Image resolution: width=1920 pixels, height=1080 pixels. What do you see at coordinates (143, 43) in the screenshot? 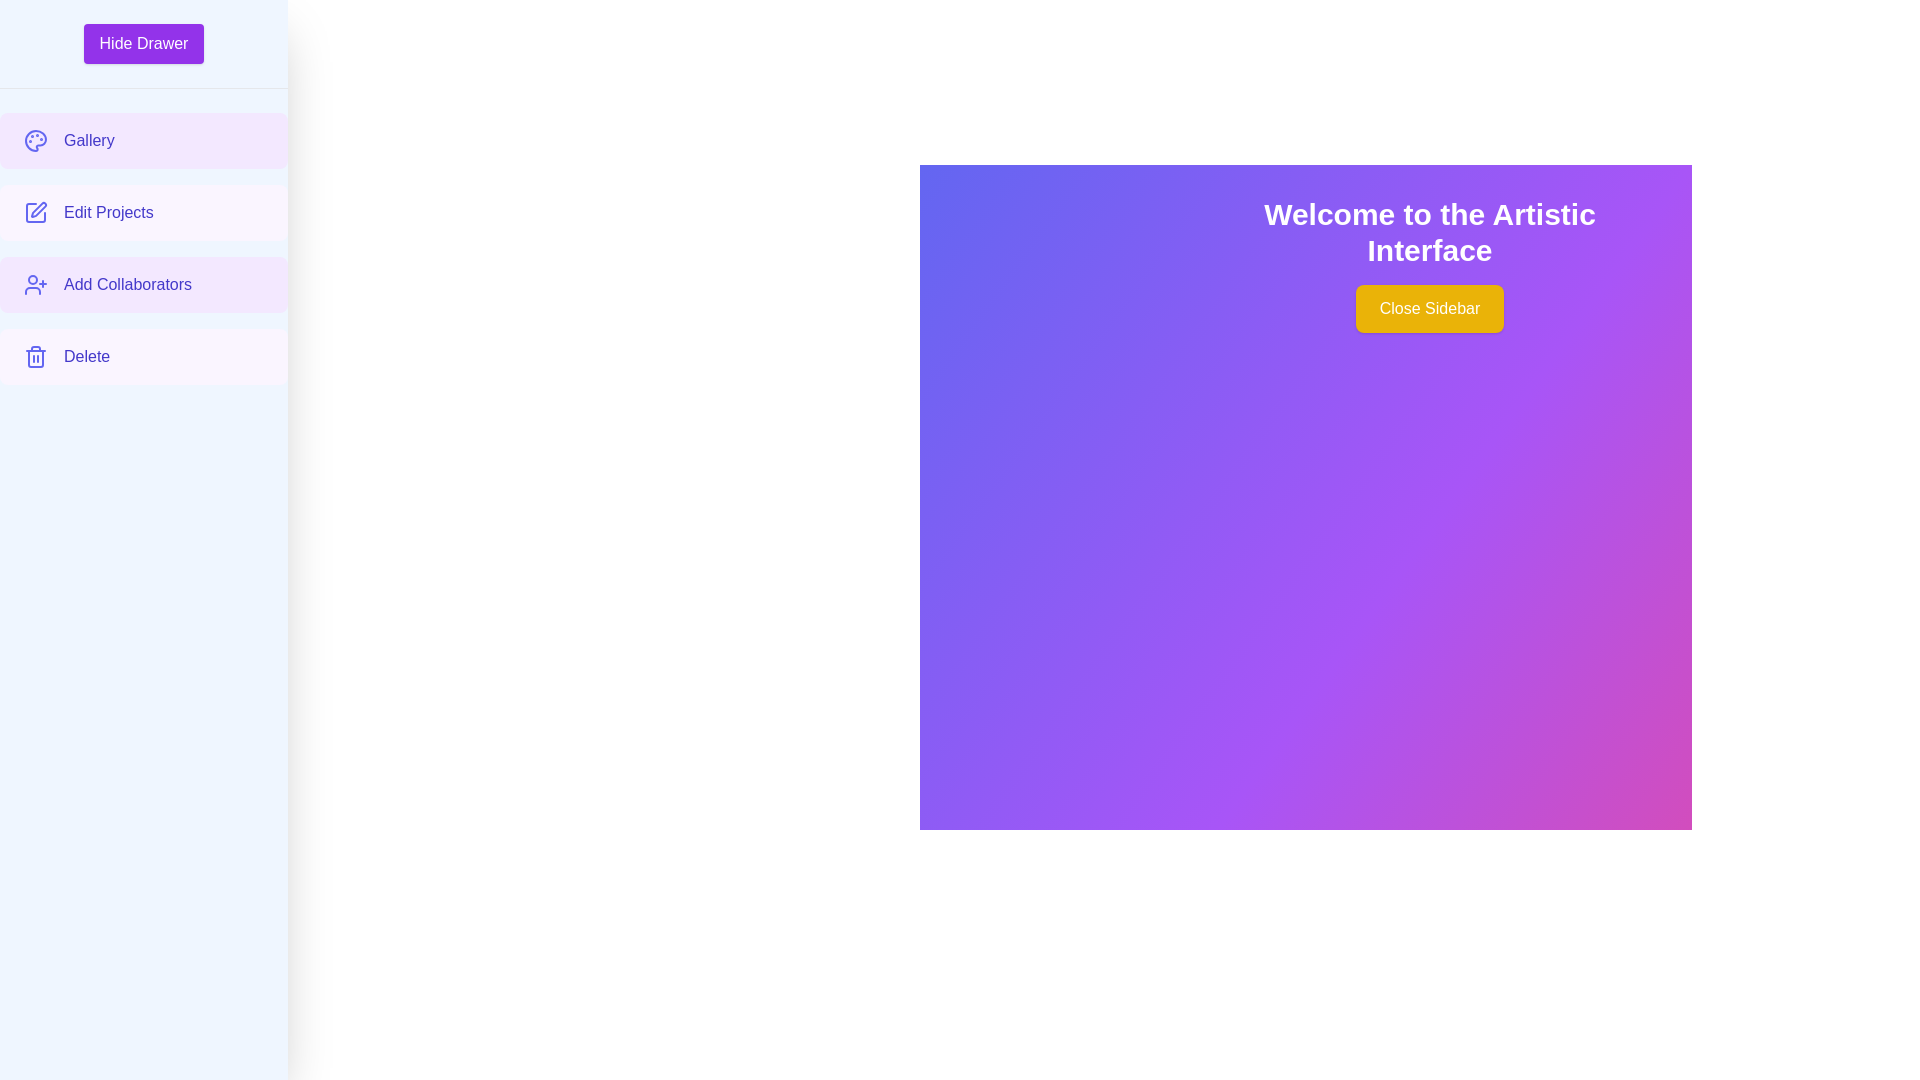
I see `'Hide Drawer' button to toggle the sidebar visibility` at bounding box center [143, 43].